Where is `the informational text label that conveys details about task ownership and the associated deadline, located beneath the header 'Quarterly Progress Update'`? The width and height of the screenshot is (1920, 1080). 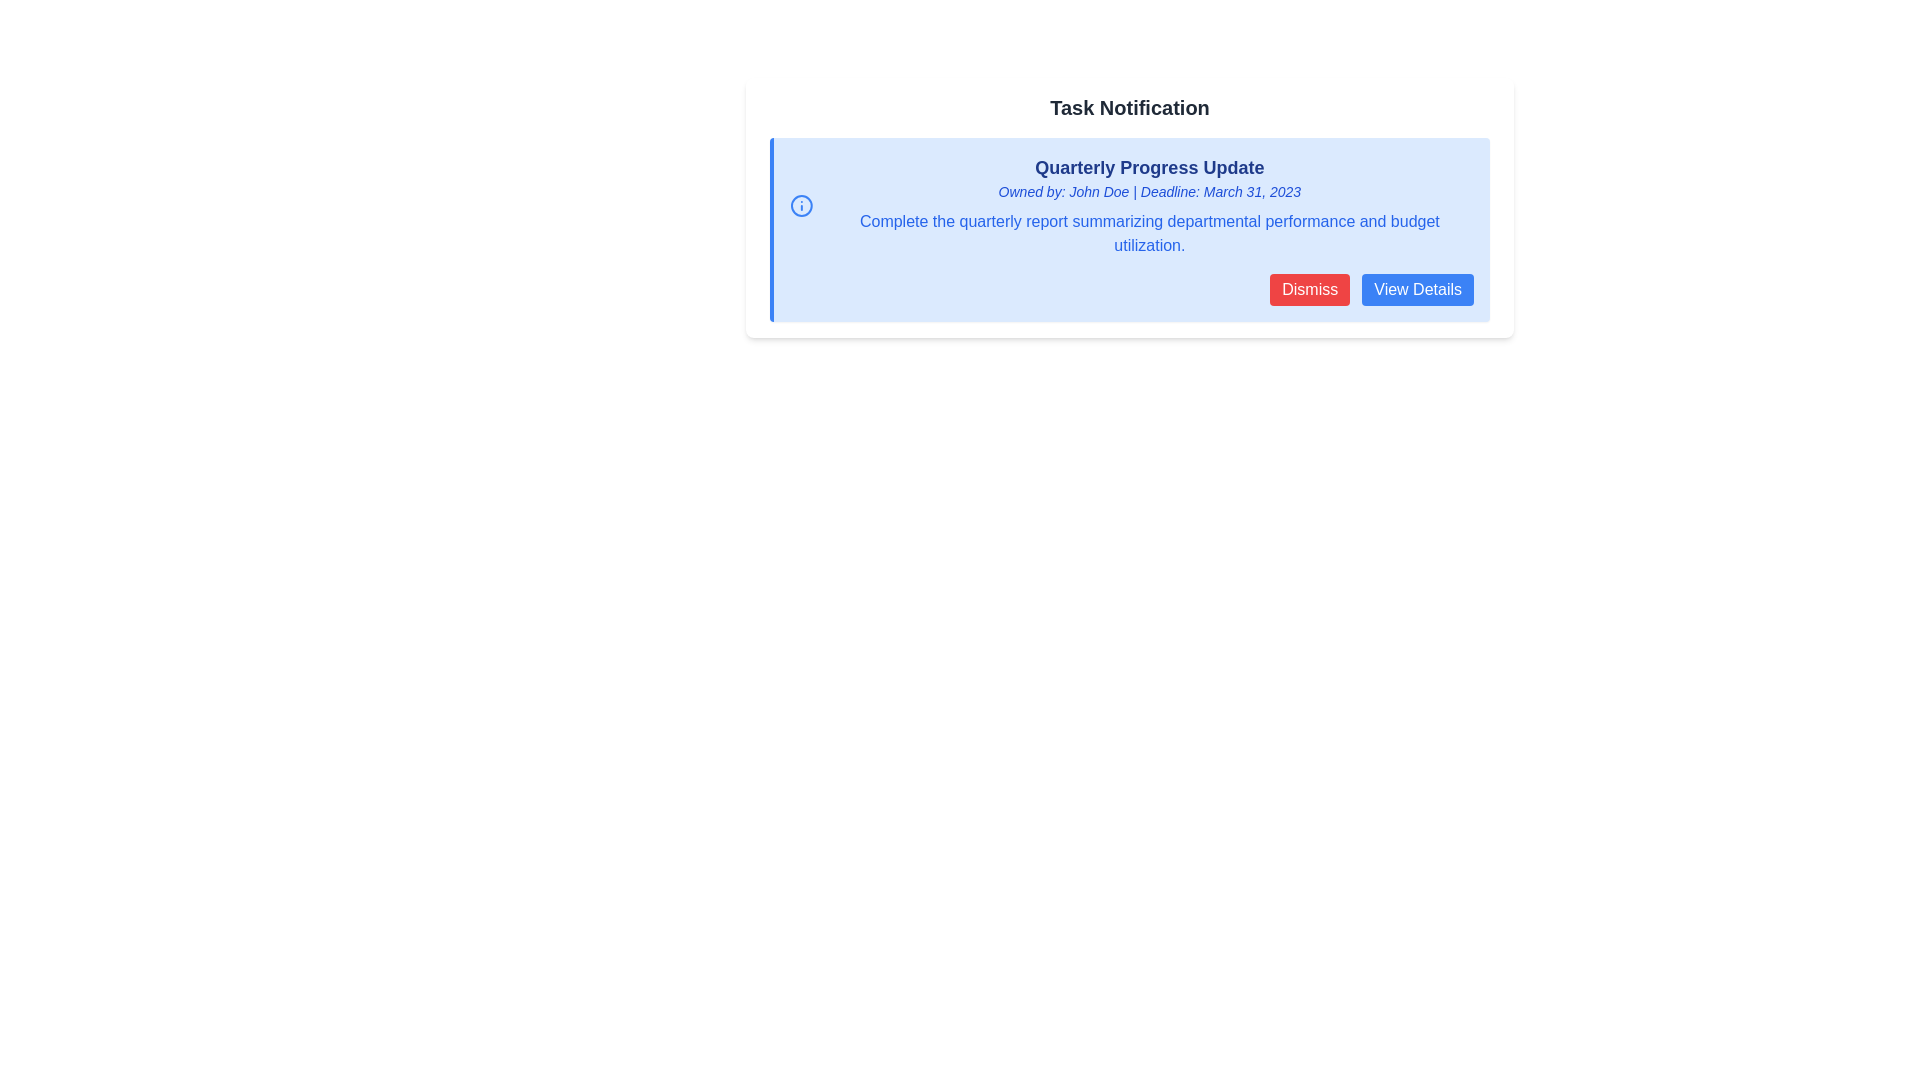 the informational text label that conveys details about task ownership and the associated deadline, located beneath the header 'Quarterly Progress Update' is located at coordinates (1149, 192).